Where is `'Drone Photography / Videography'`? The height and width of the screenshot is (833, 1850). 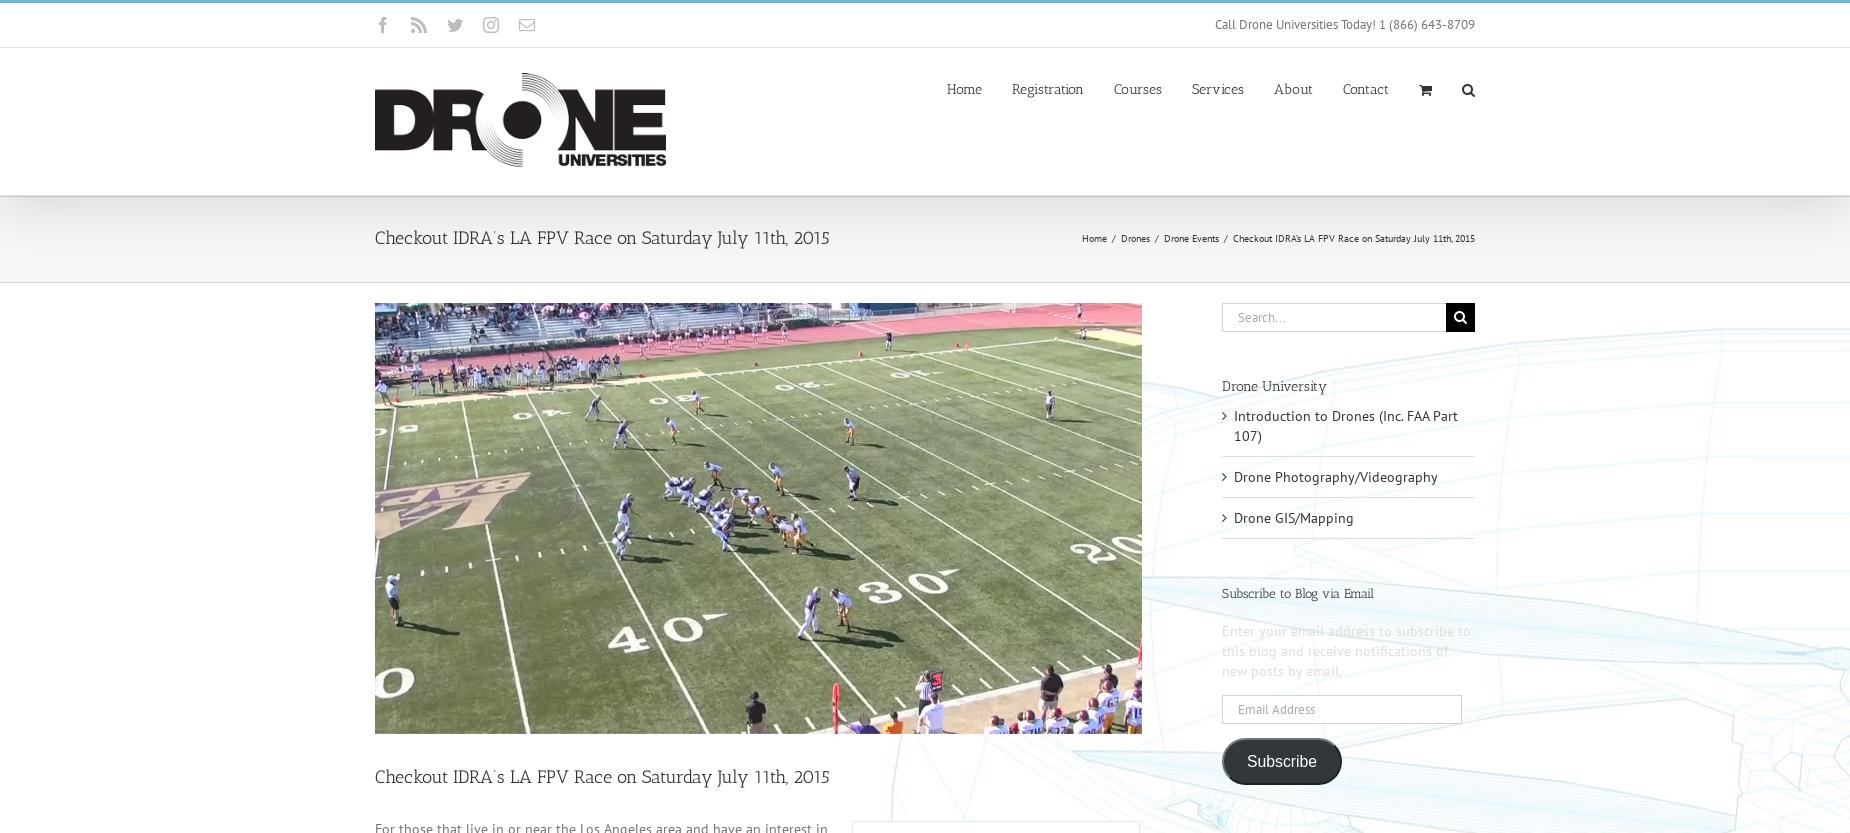
'Drone Photography / Videography' is located at coordinates (1095, 217).